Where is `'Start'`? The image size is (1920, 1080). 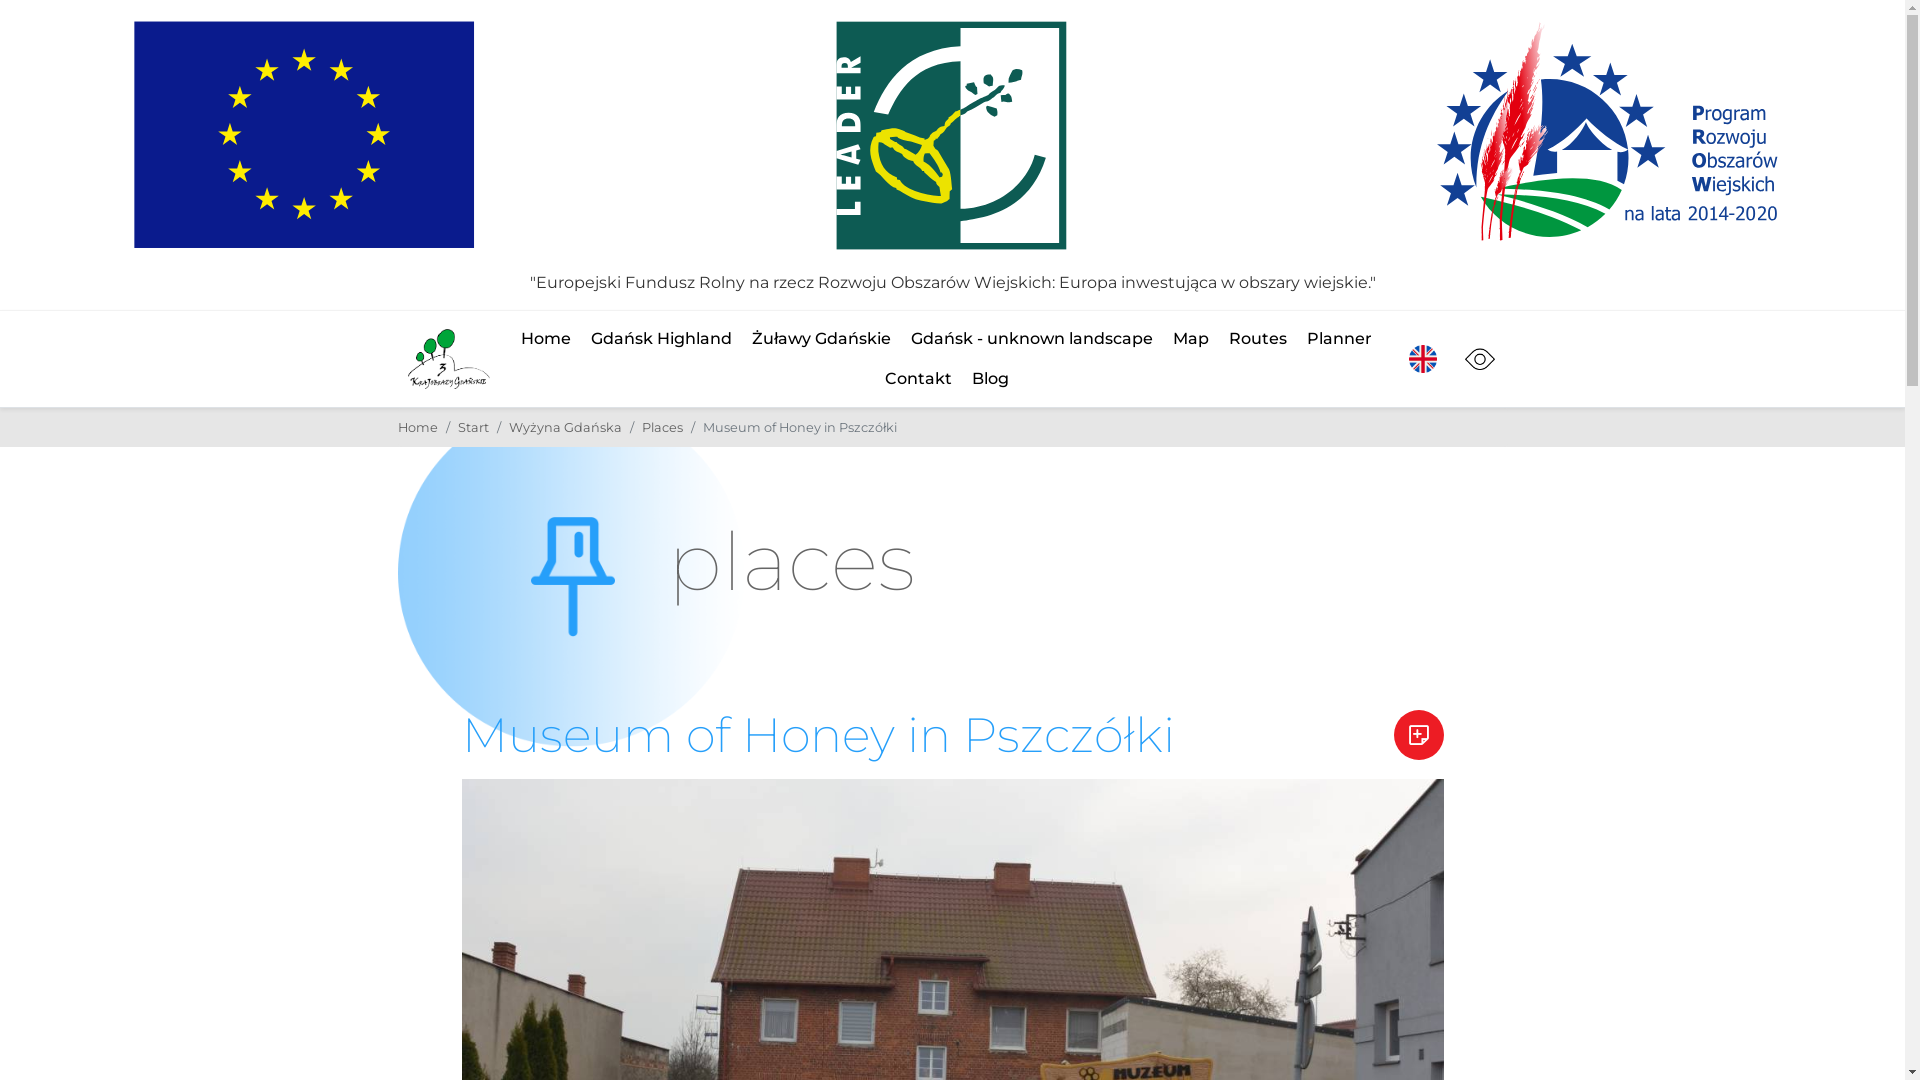
'Start' is located at coordinates (472, 426).